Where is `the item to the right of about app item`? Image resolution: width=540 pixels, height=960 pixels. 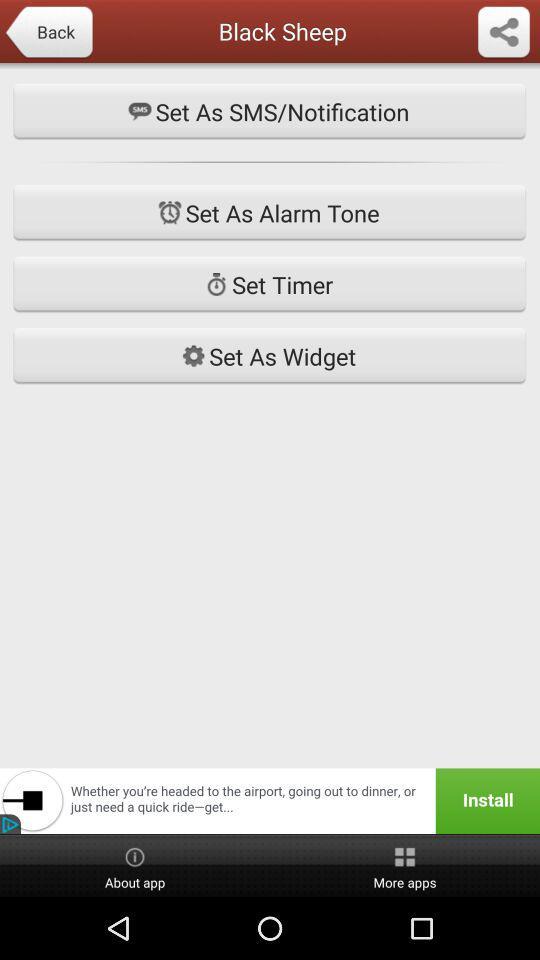 the item to the right of about app item is located at coordinates (405, 865).